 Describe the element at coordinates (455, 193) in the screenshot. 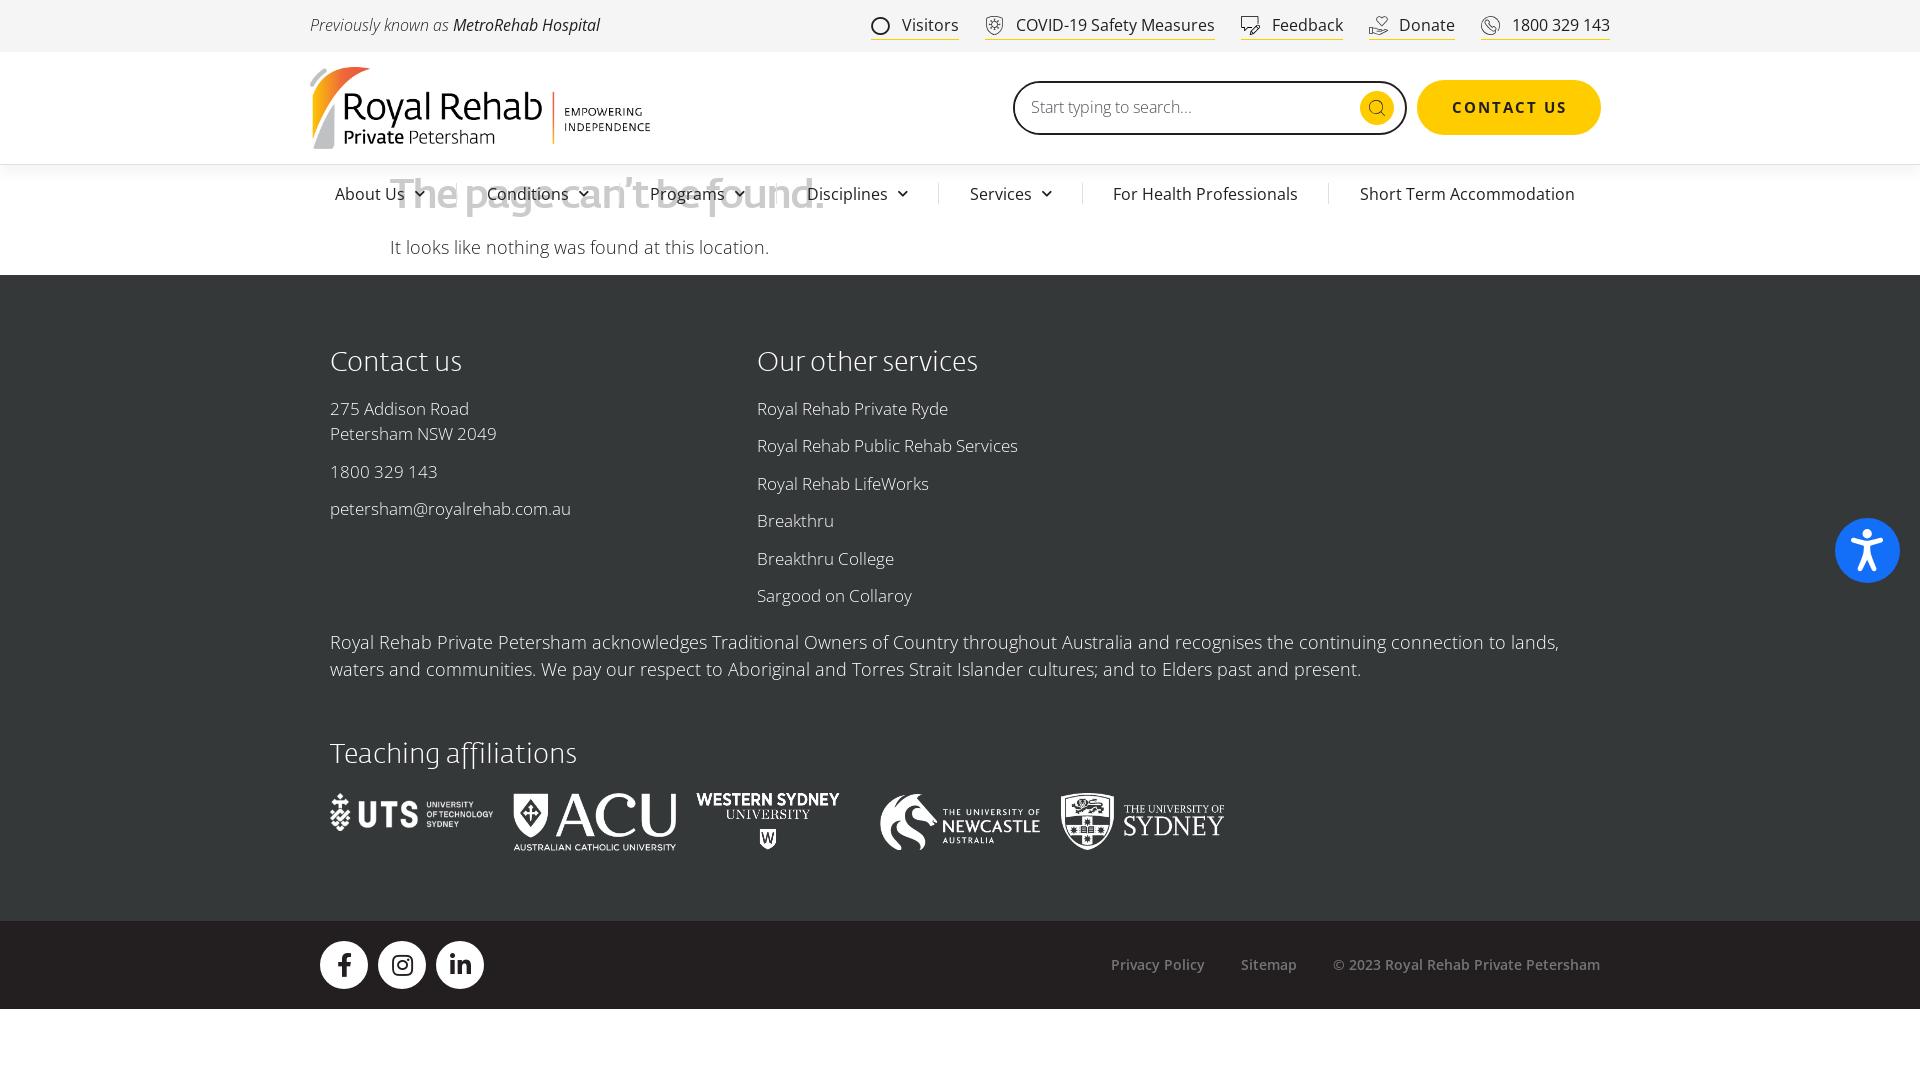

I see `'Conditions'` at that location.